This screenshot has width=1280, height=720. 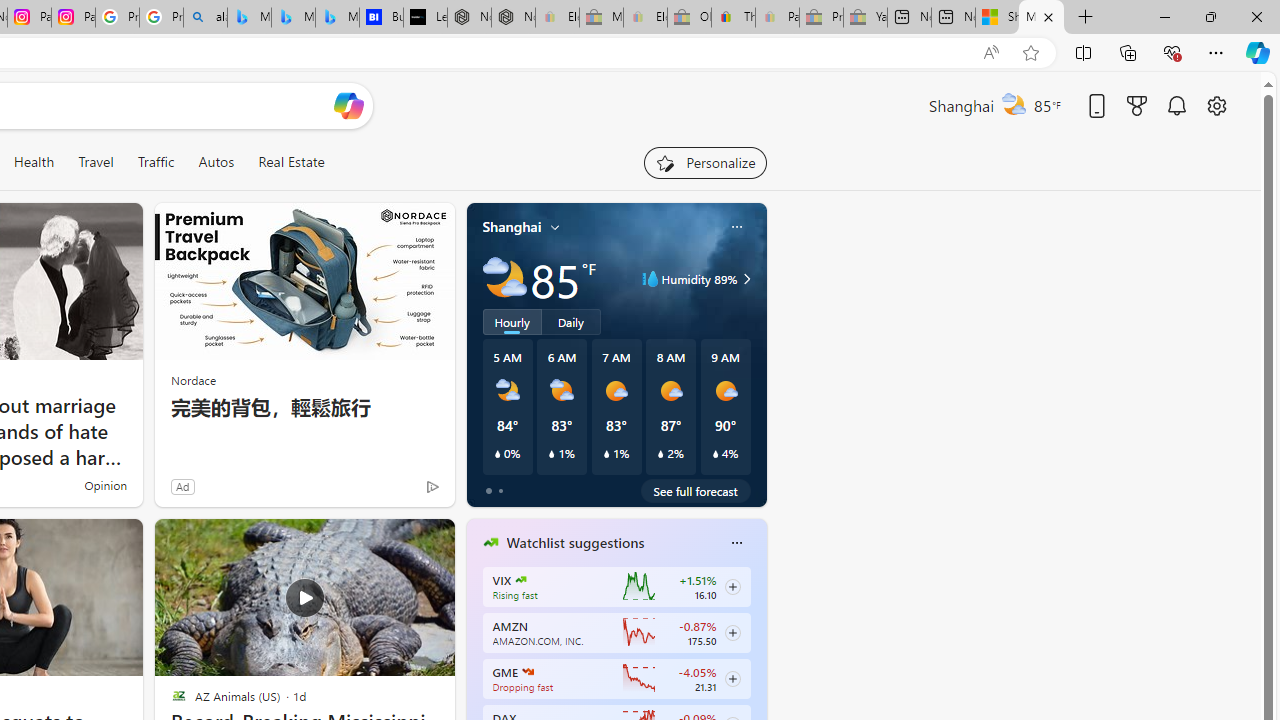 What do you see at coordinates (745, 279) in the screenshot?
I see `'Class: weather-arrow-glyph'` at bounding box center [745, 279].